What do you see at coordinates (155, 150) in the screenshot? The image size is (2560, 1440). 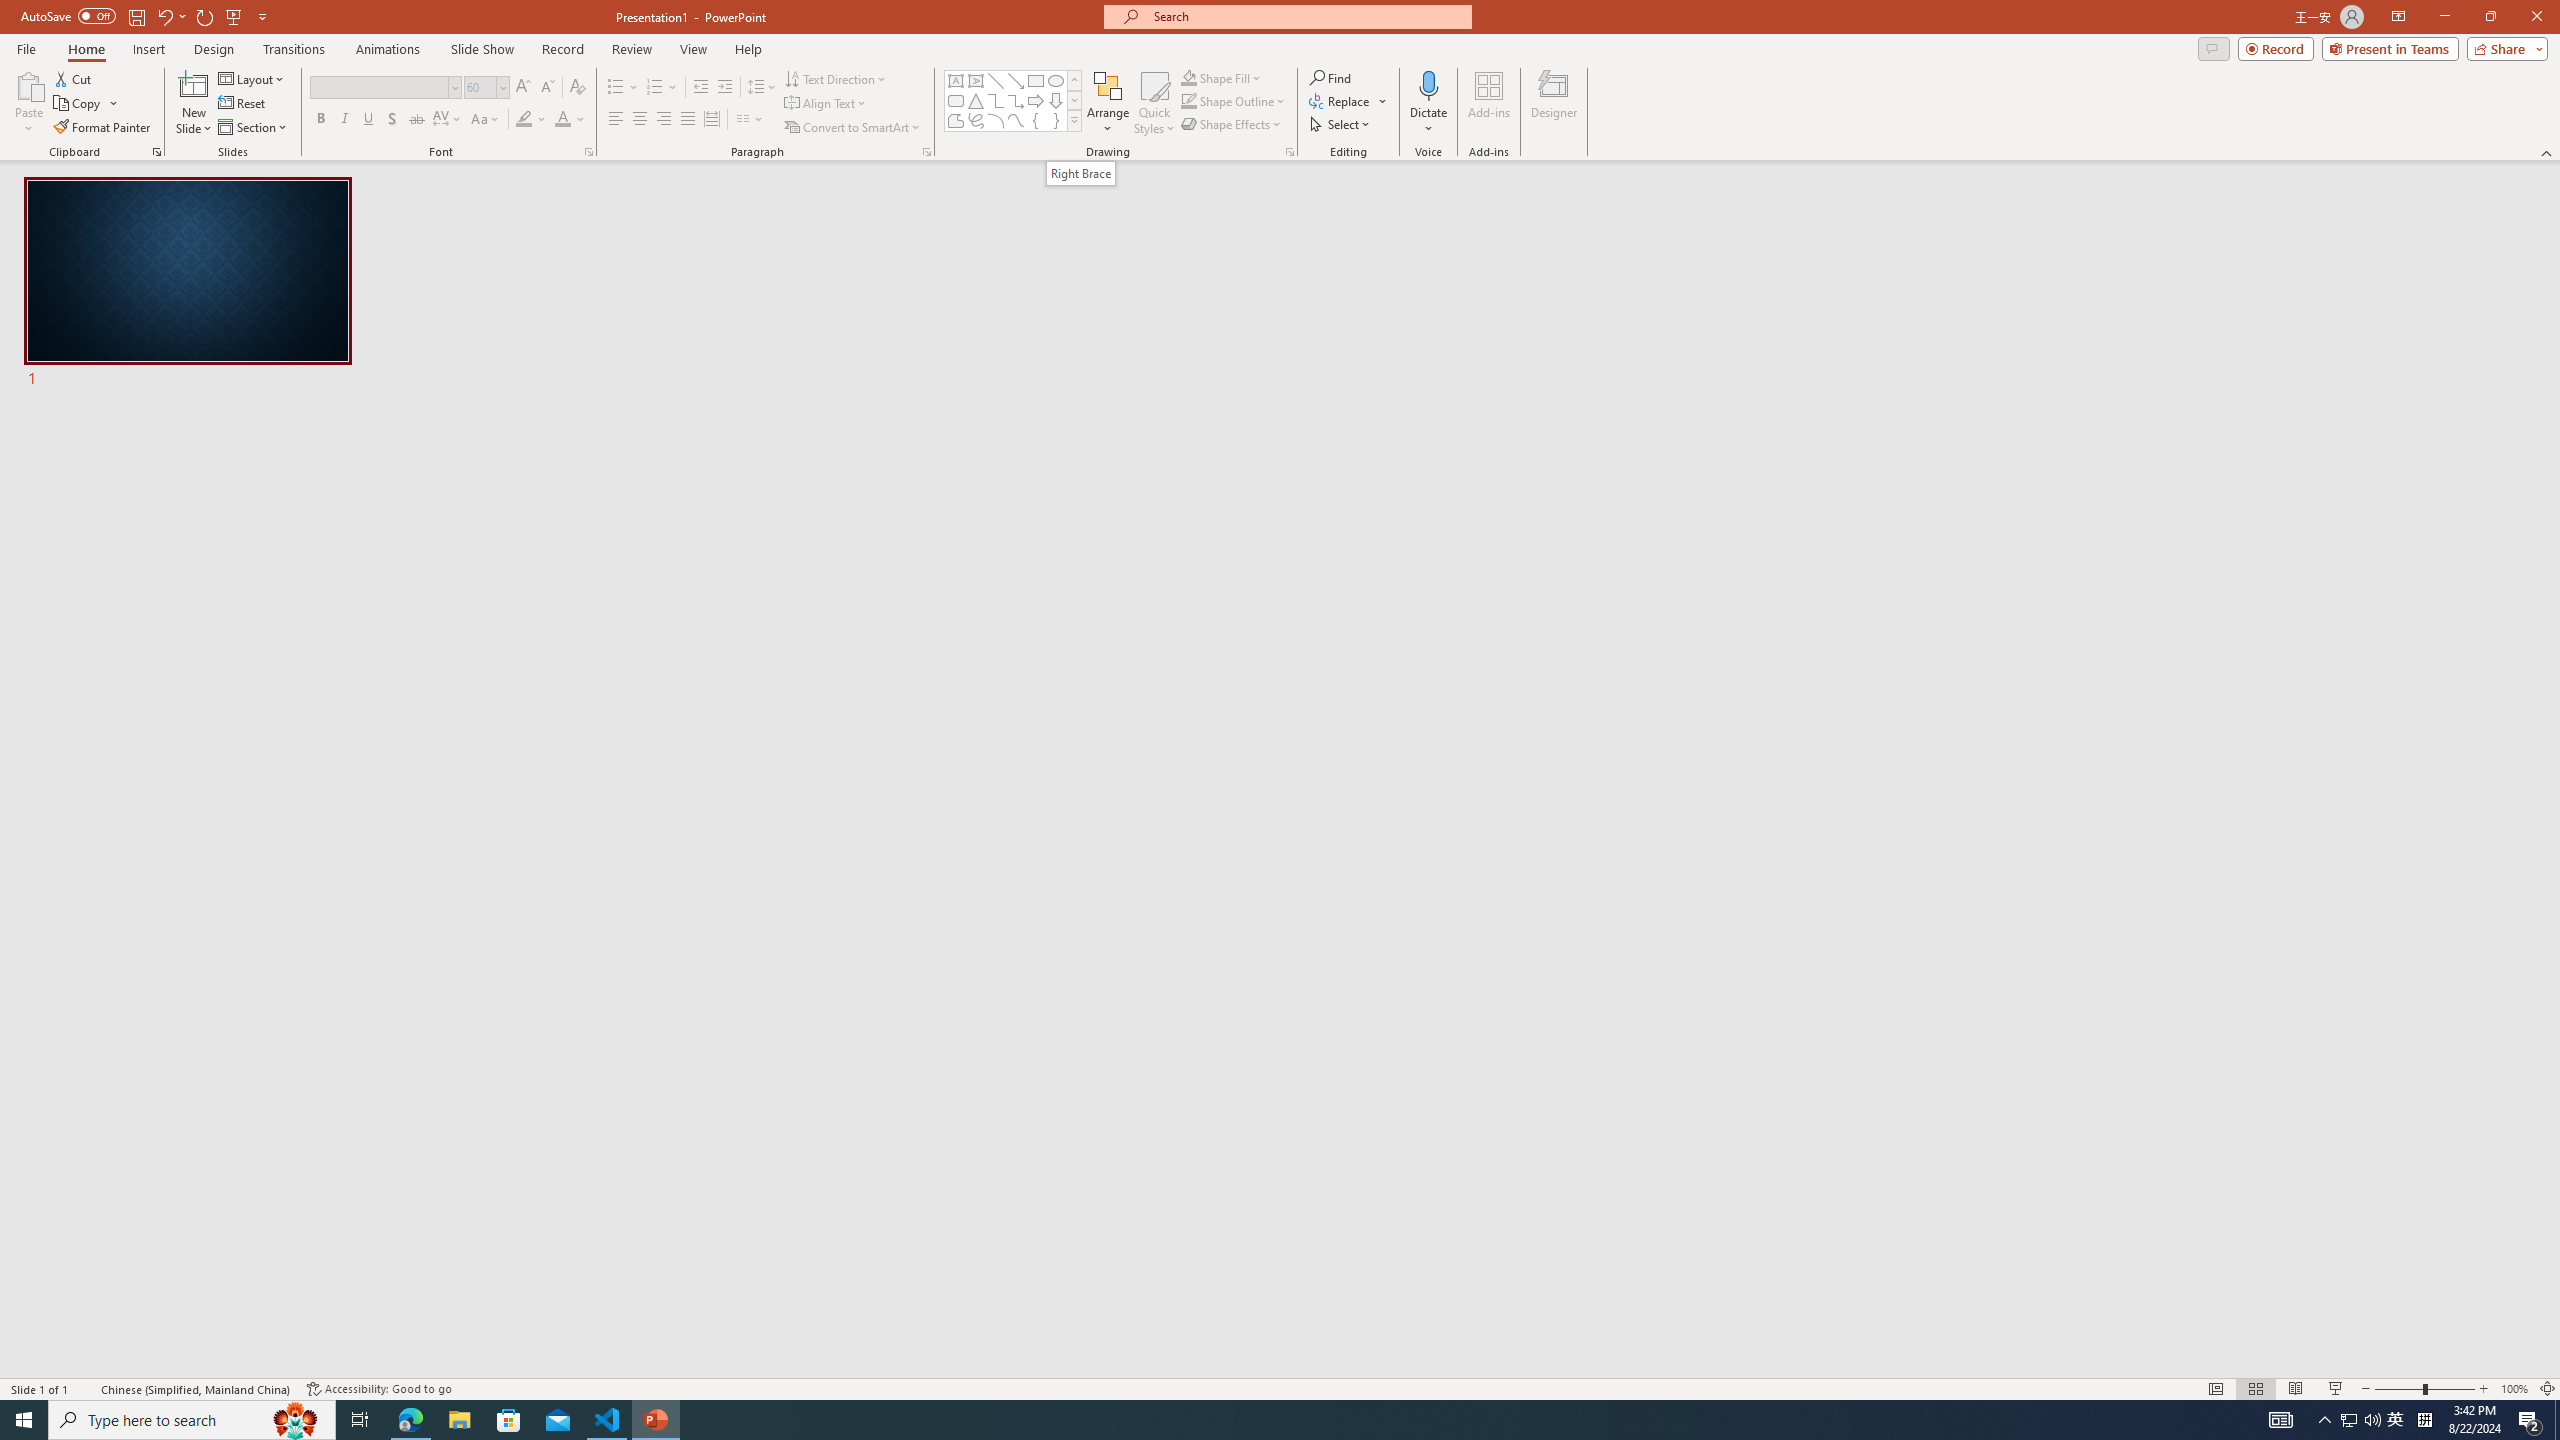 I see `'Office Clipboard...'` at bounding box center [155, 150].